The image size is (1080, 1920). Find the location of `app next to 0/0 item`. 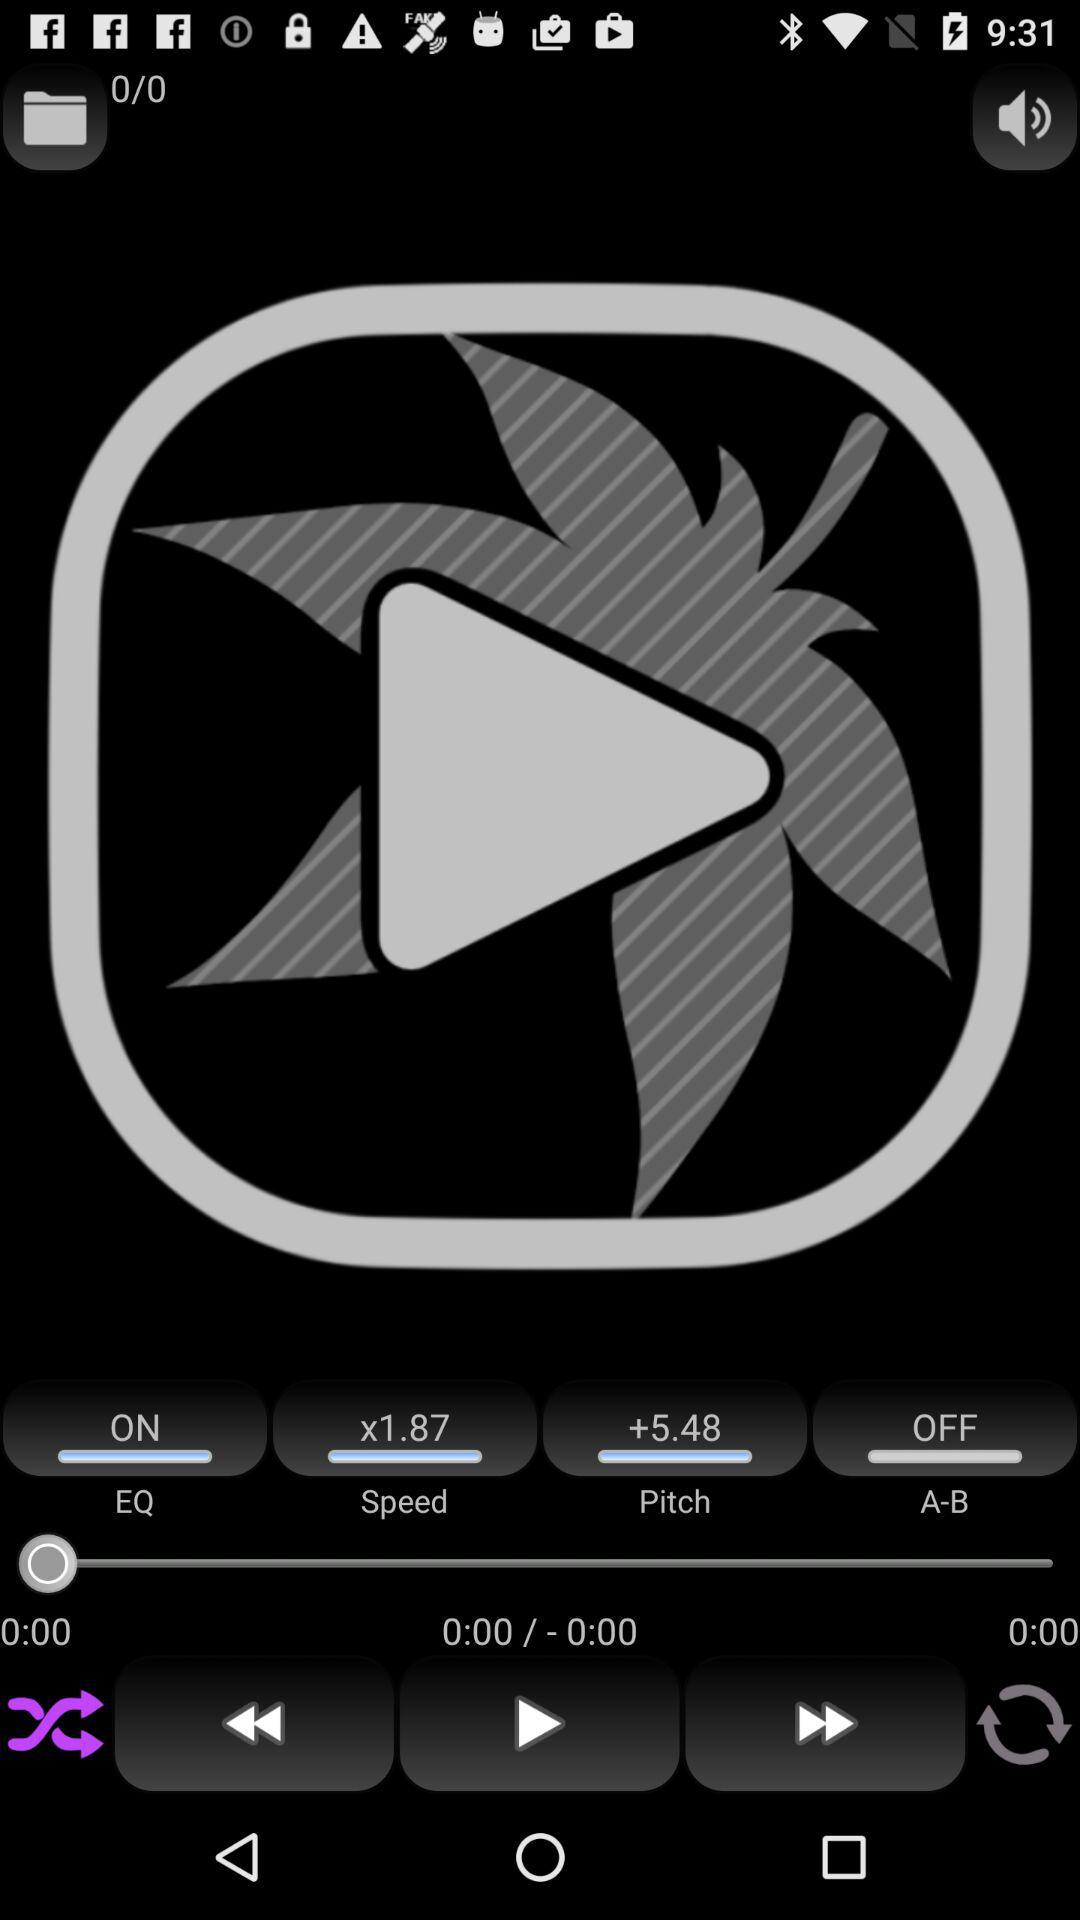

app next to 0/0 item is located at coordinates (54, 117).